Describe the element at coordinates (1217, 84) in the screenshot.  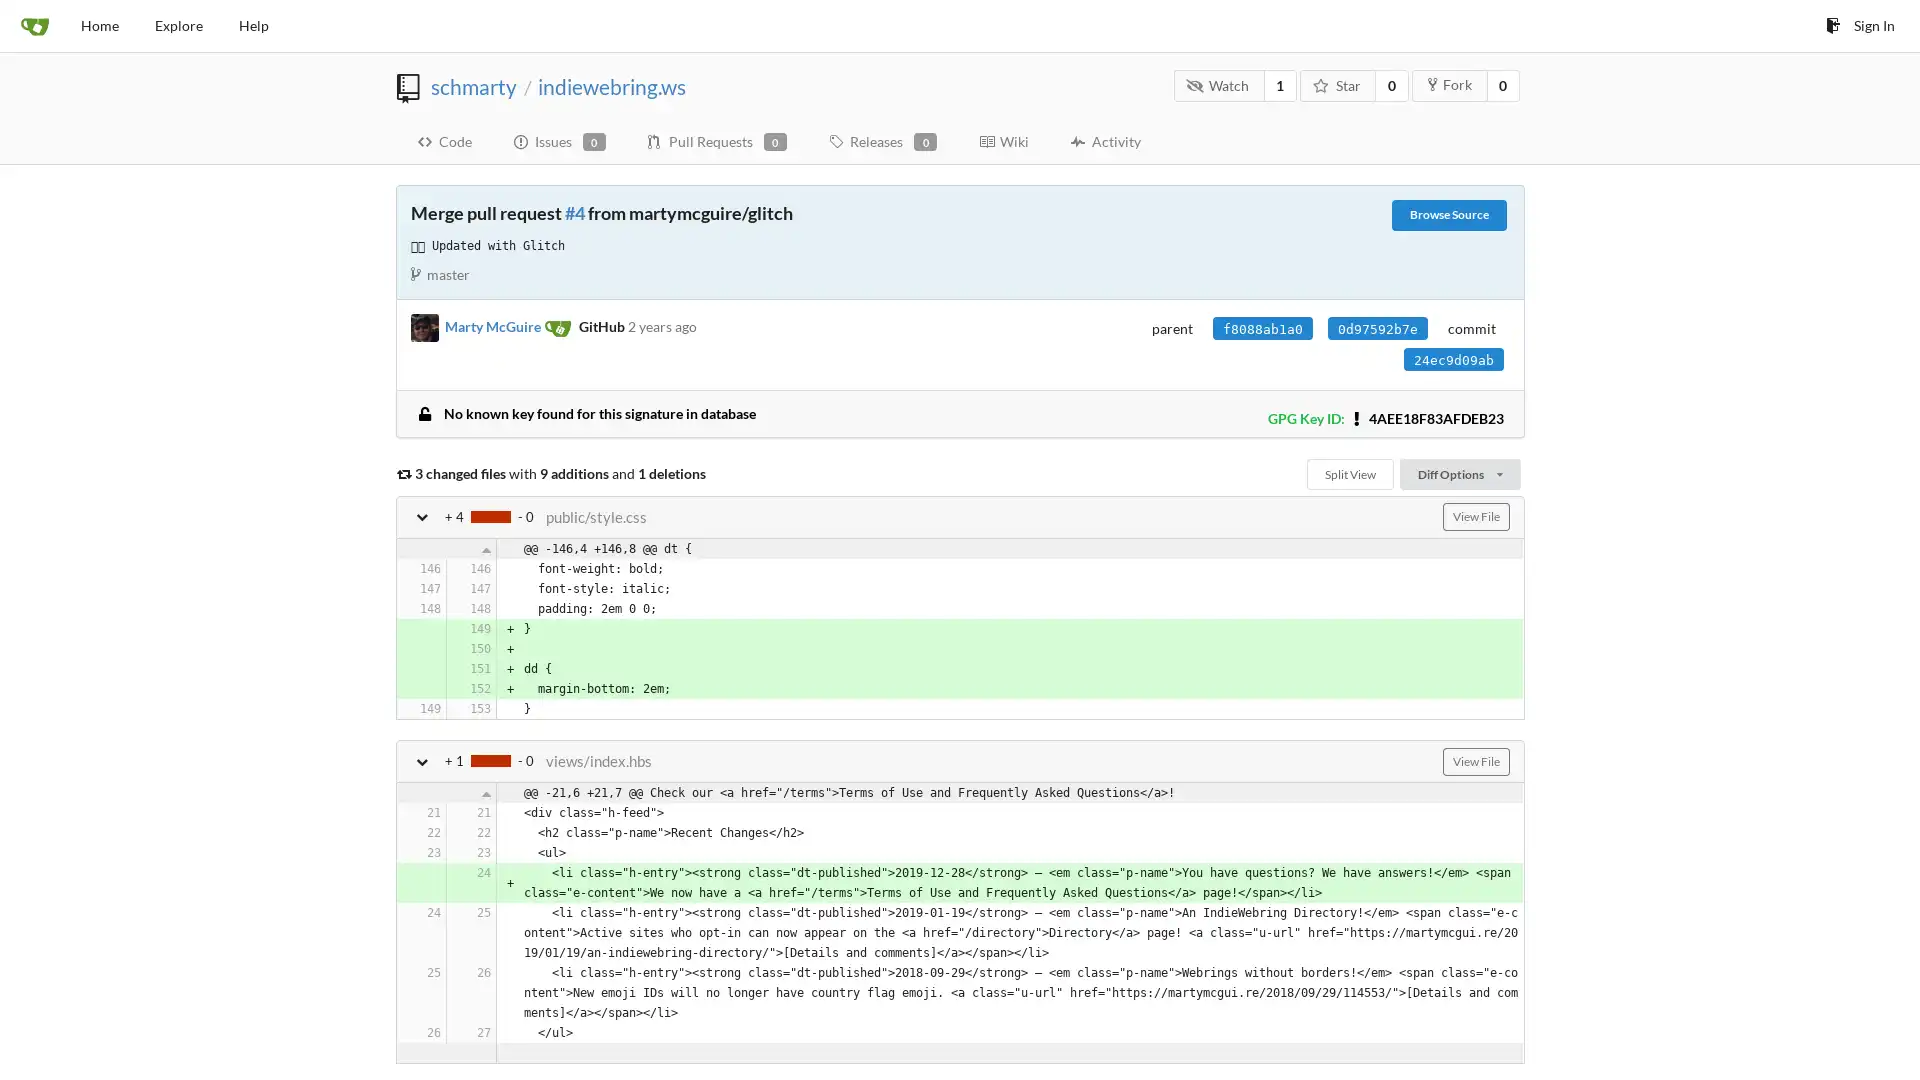
I see `Watch` at that location.